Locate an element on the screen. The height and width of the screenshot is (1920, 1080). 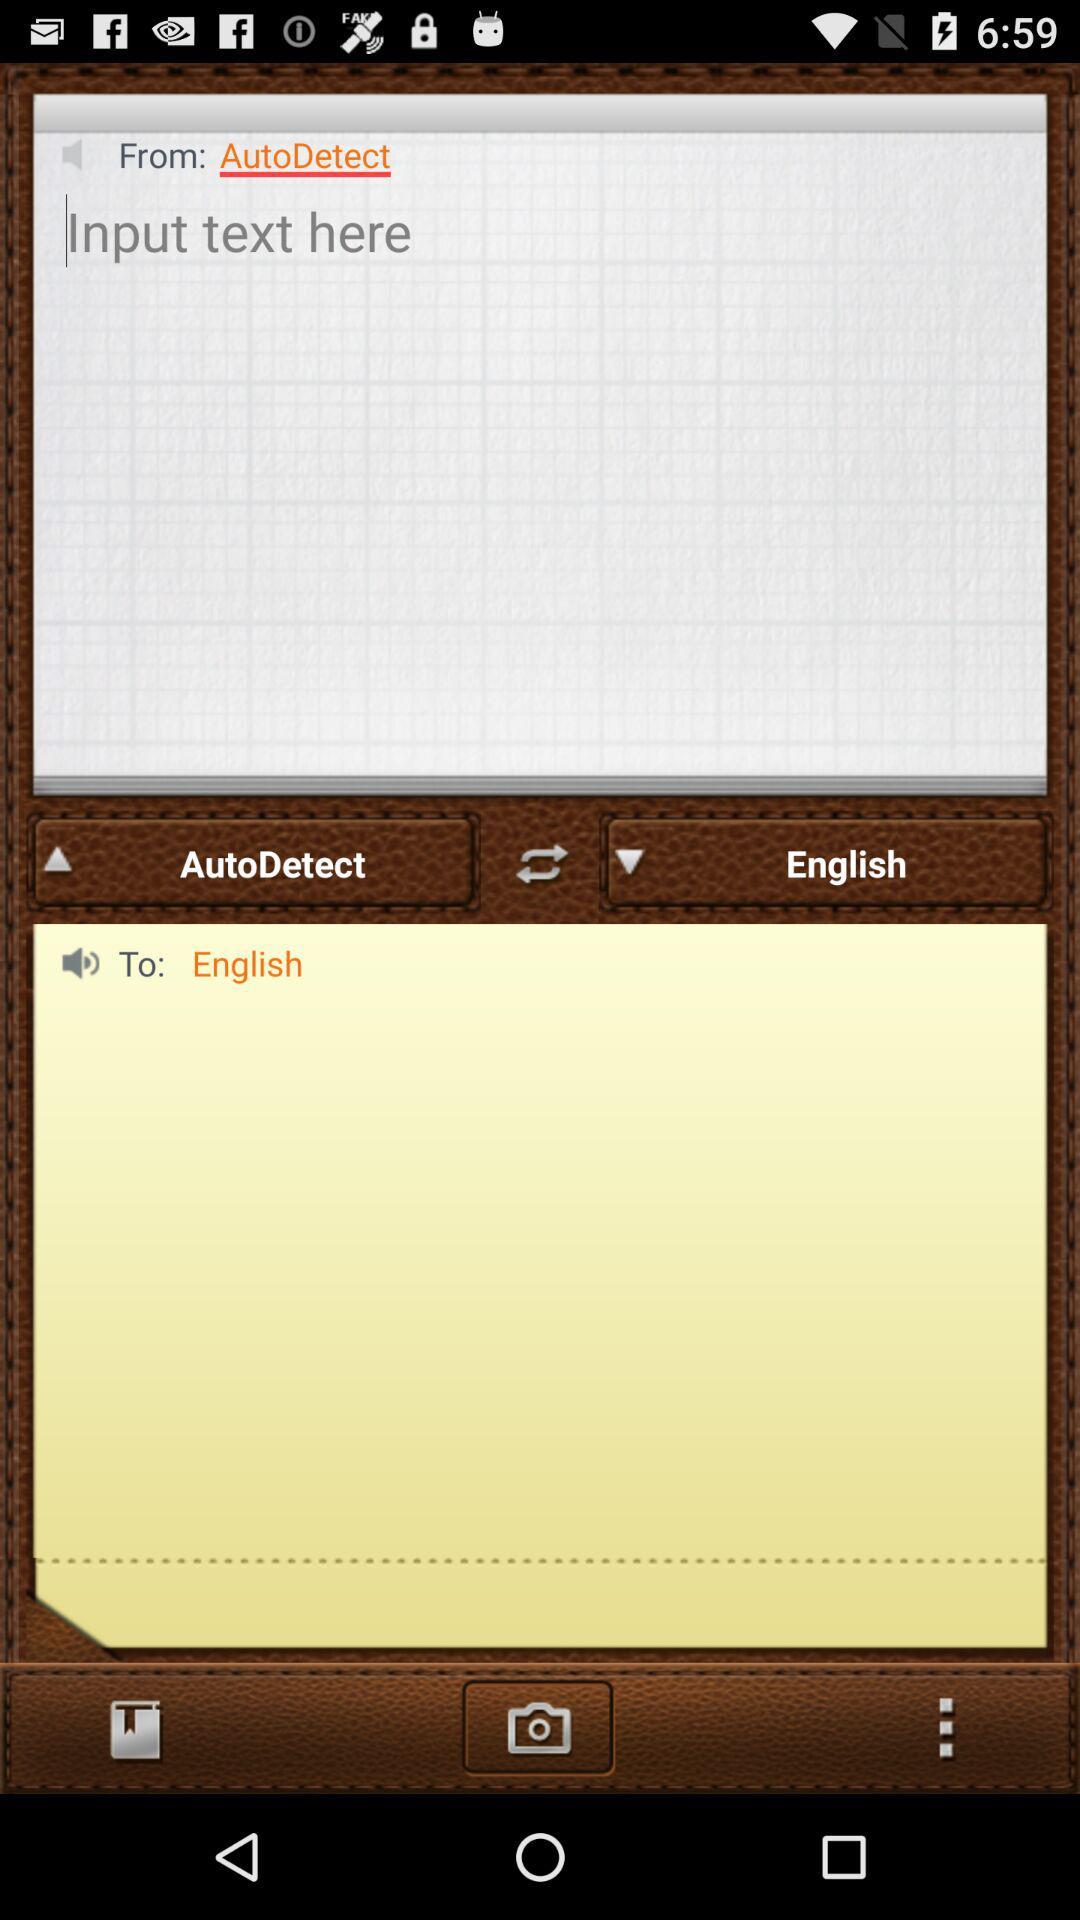
the photo icon is located at coordinates (538, 1848).